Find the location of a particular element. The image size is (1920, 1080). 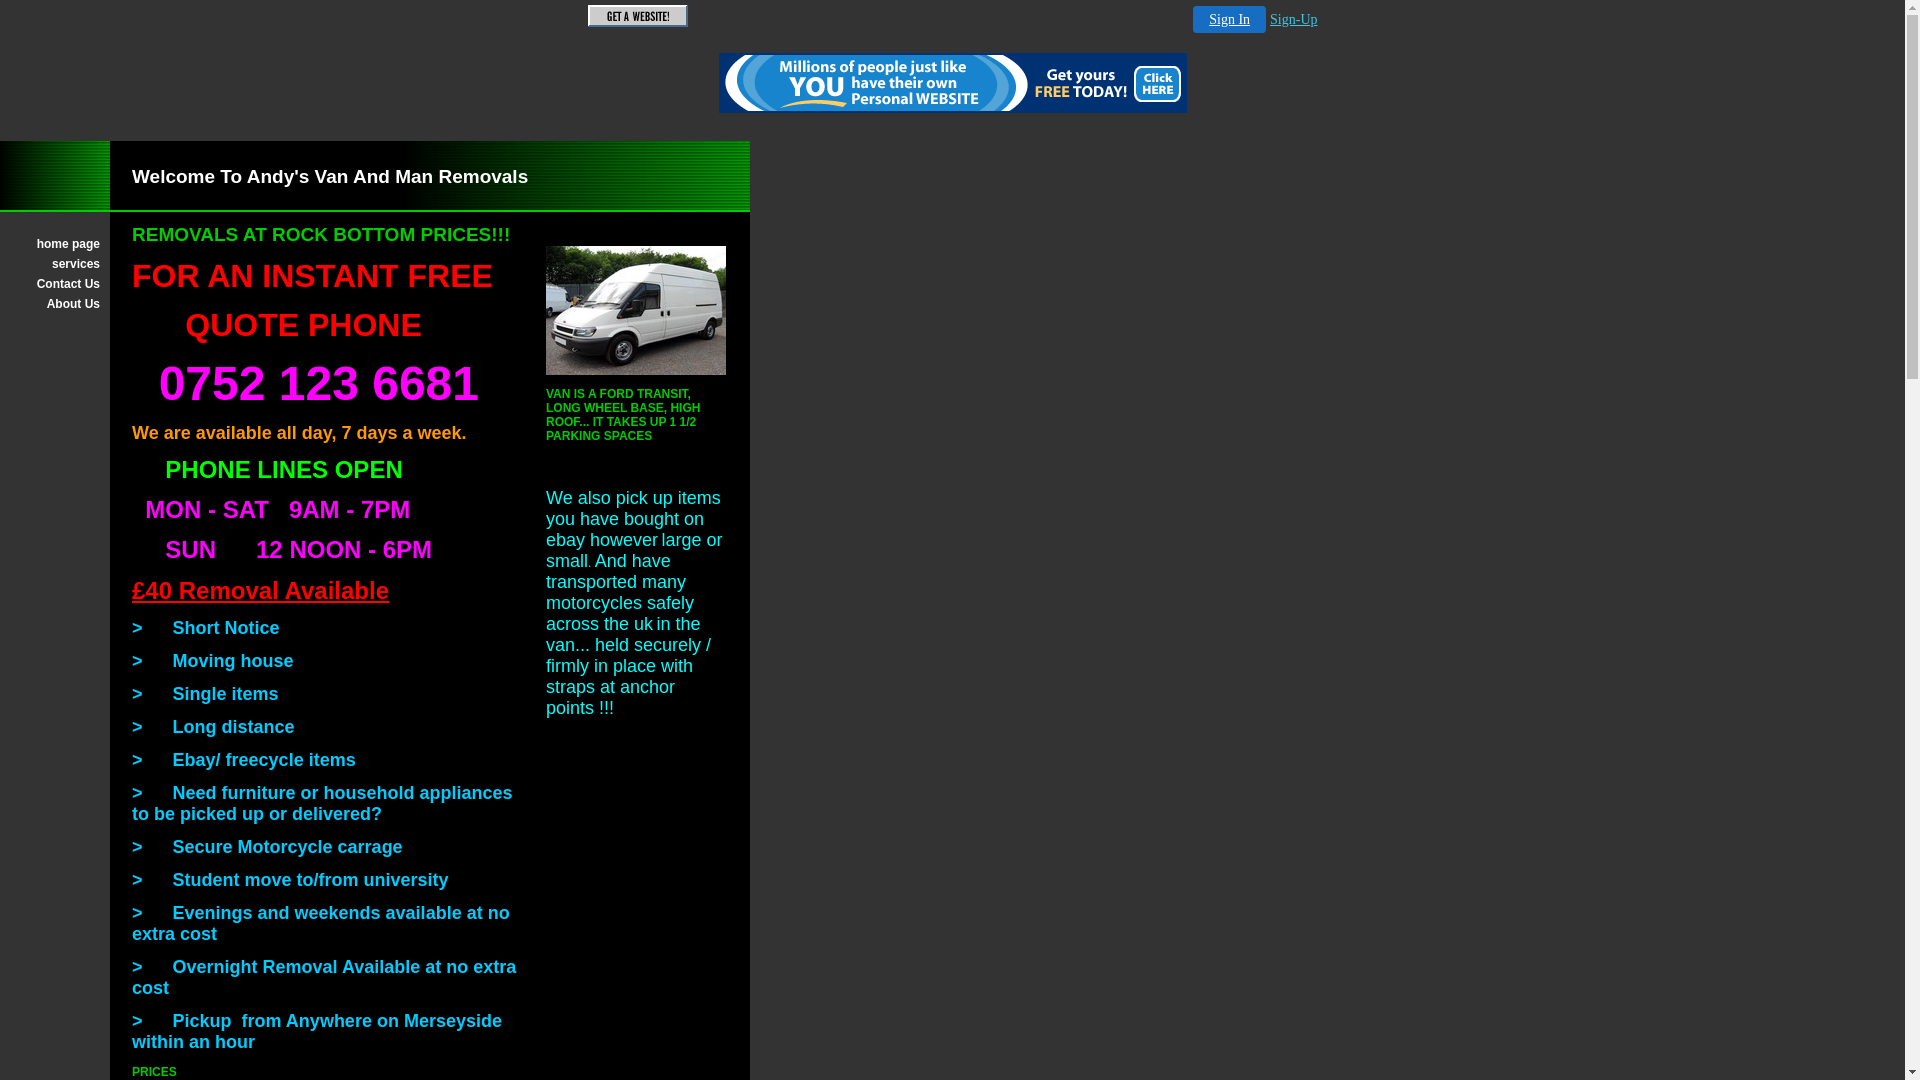

'Sign In' is located at coordinates (1193, 19).